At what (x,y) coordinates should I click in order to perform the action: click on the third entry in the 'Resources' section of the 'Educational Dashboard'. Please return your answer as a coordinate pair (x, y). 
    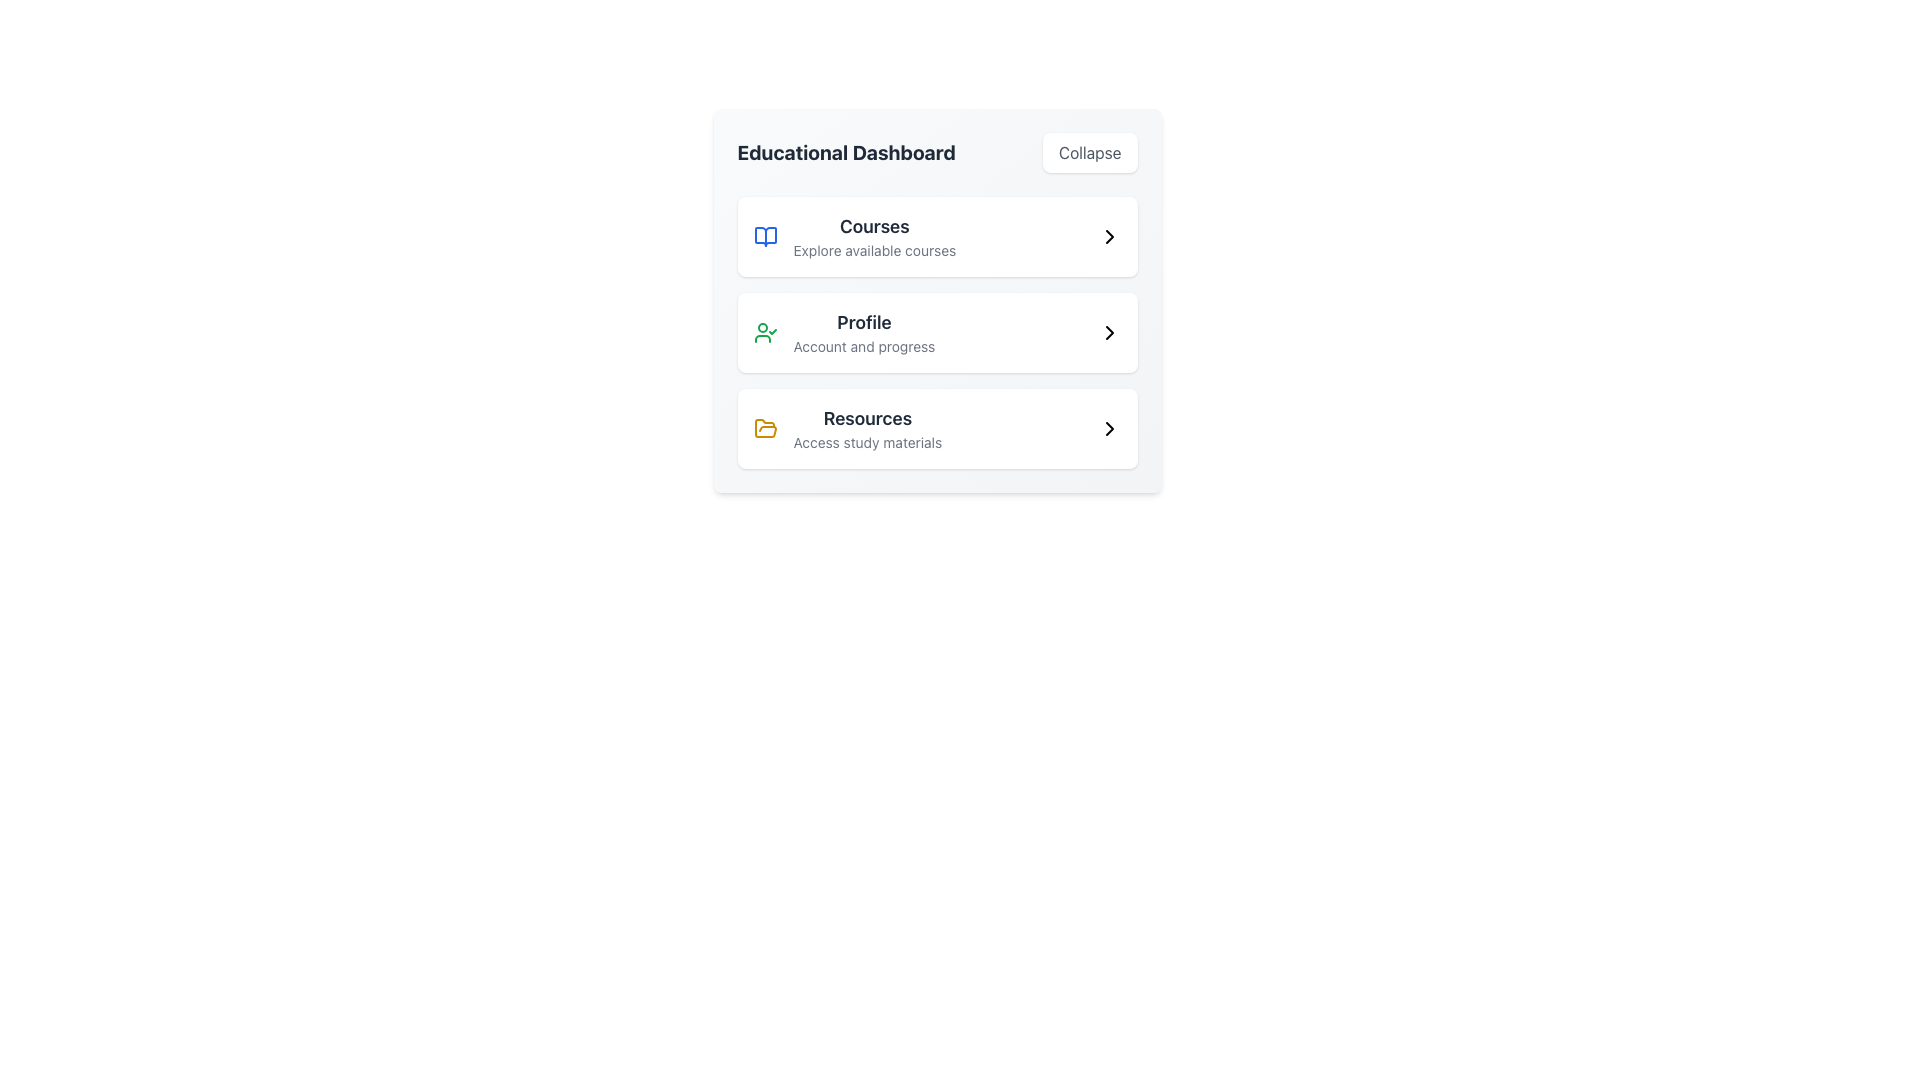
    Looking at the image, I should click on (936, 427).